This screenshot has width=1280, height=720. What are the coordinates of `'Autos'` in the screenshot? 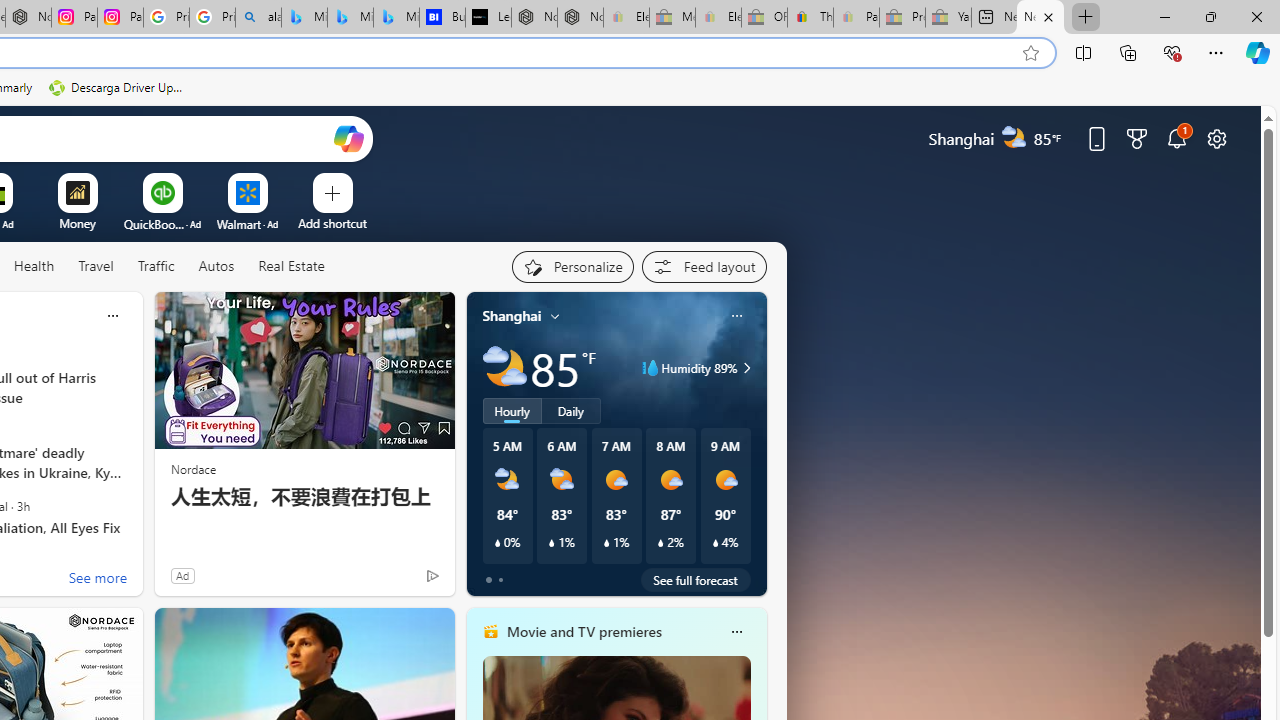 It's located at (216, 266).